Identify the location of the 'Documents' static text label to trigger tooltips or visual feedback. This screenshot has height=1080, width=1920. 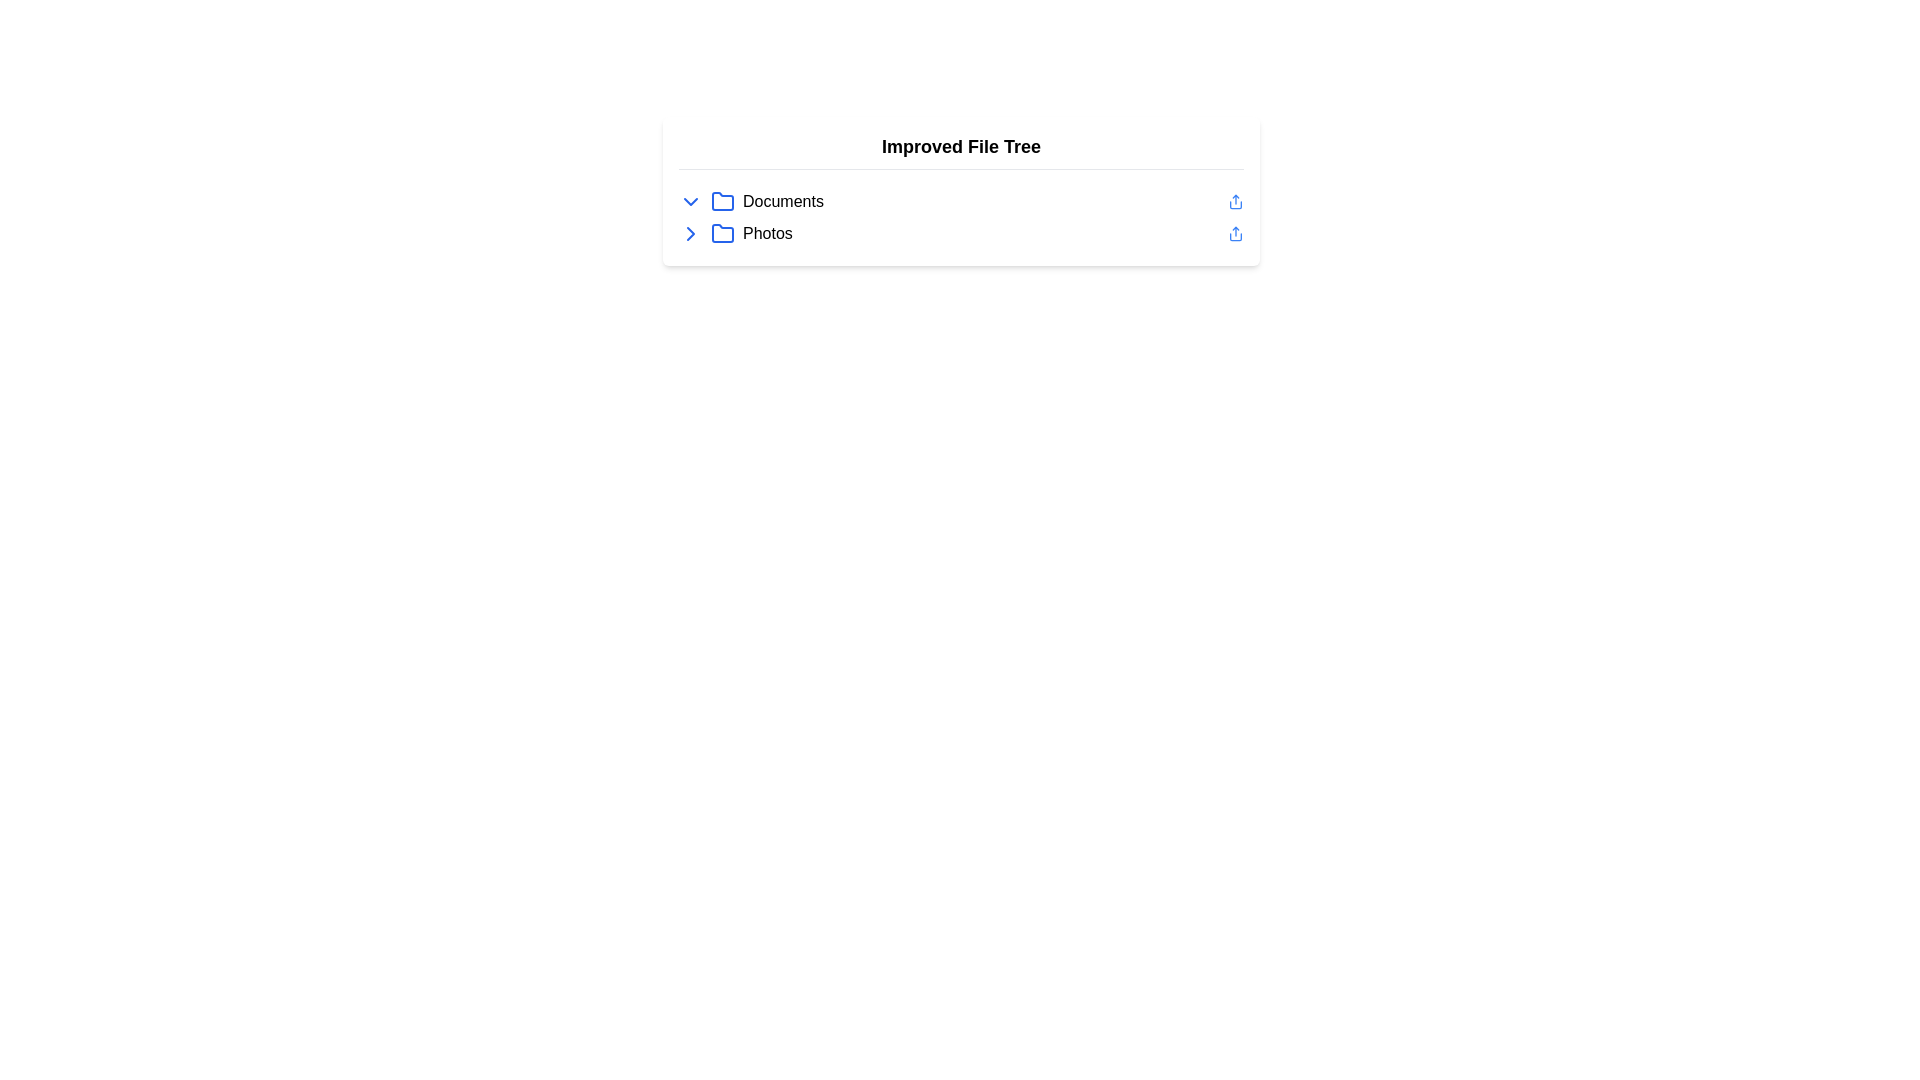
(782, 201).